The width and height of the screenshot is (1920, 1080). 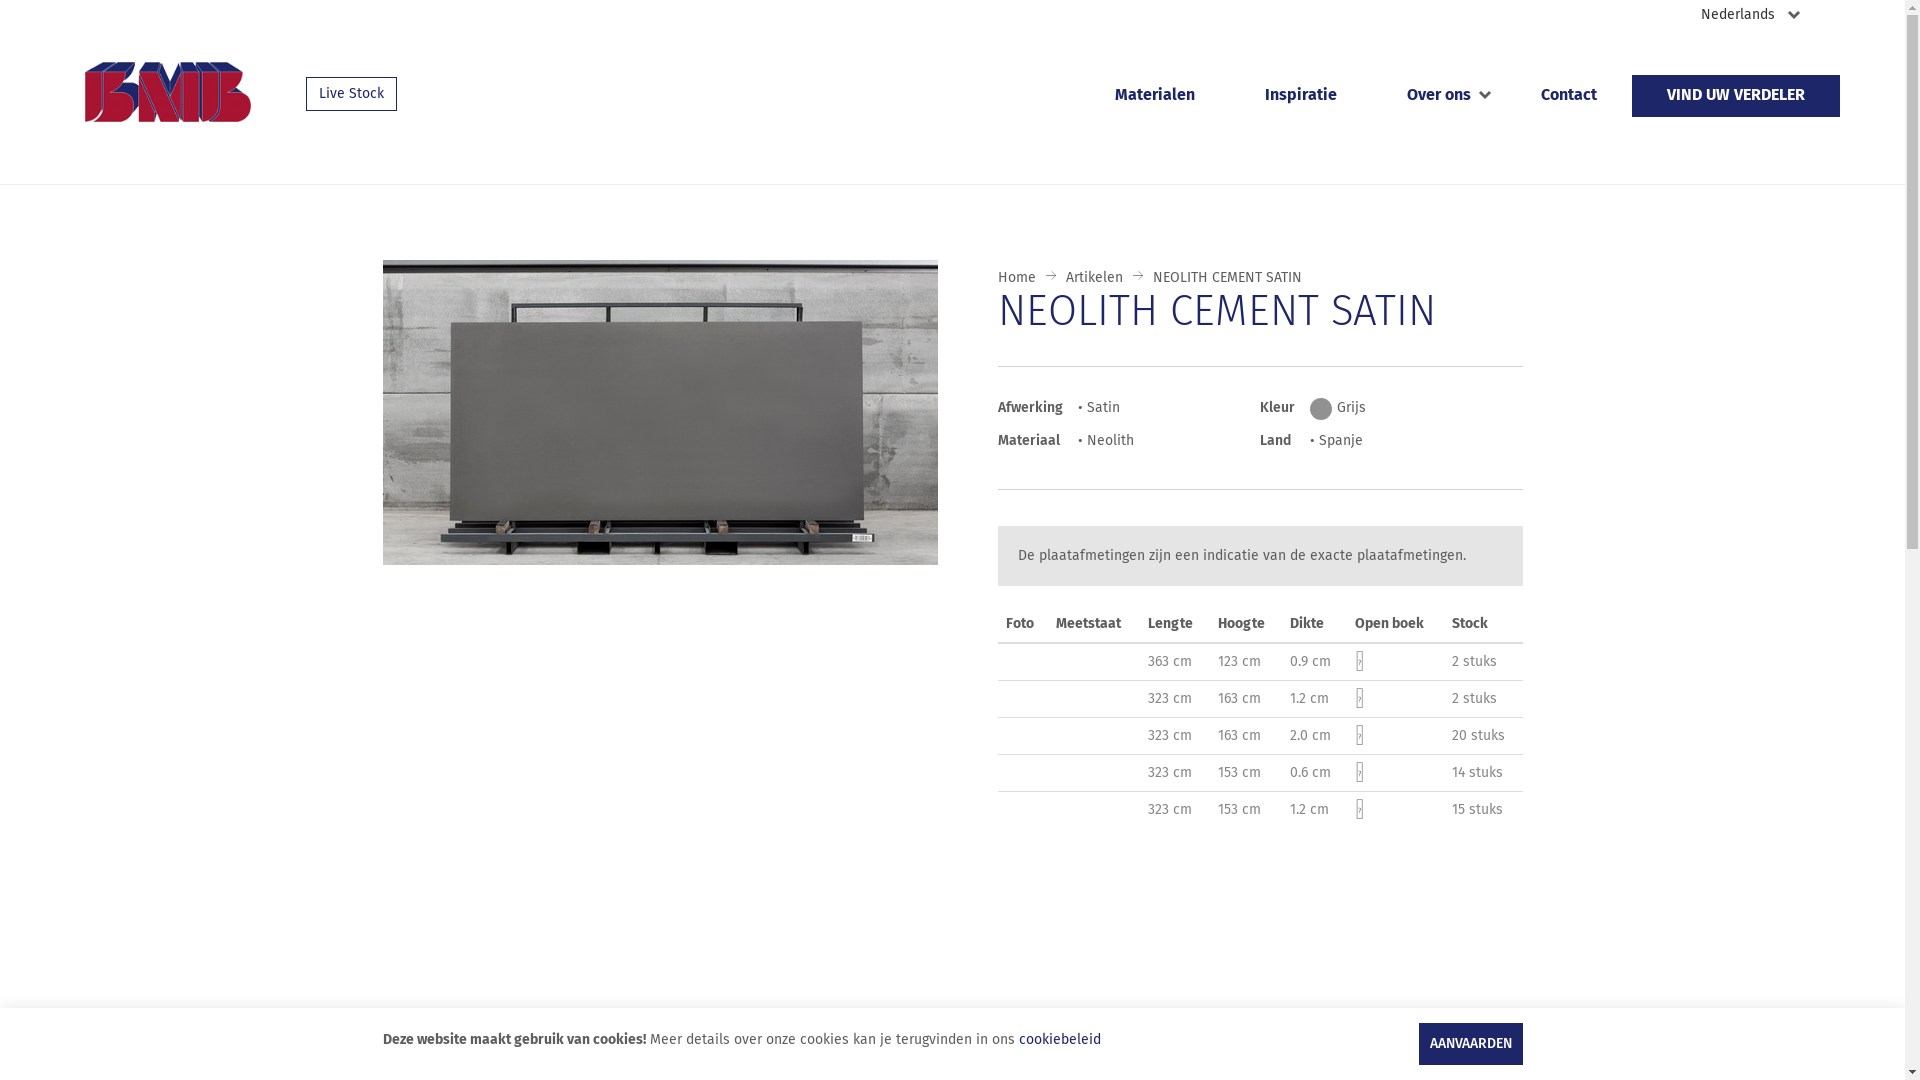 I want to click on 'Live Stock', so click(x=351, y=93).